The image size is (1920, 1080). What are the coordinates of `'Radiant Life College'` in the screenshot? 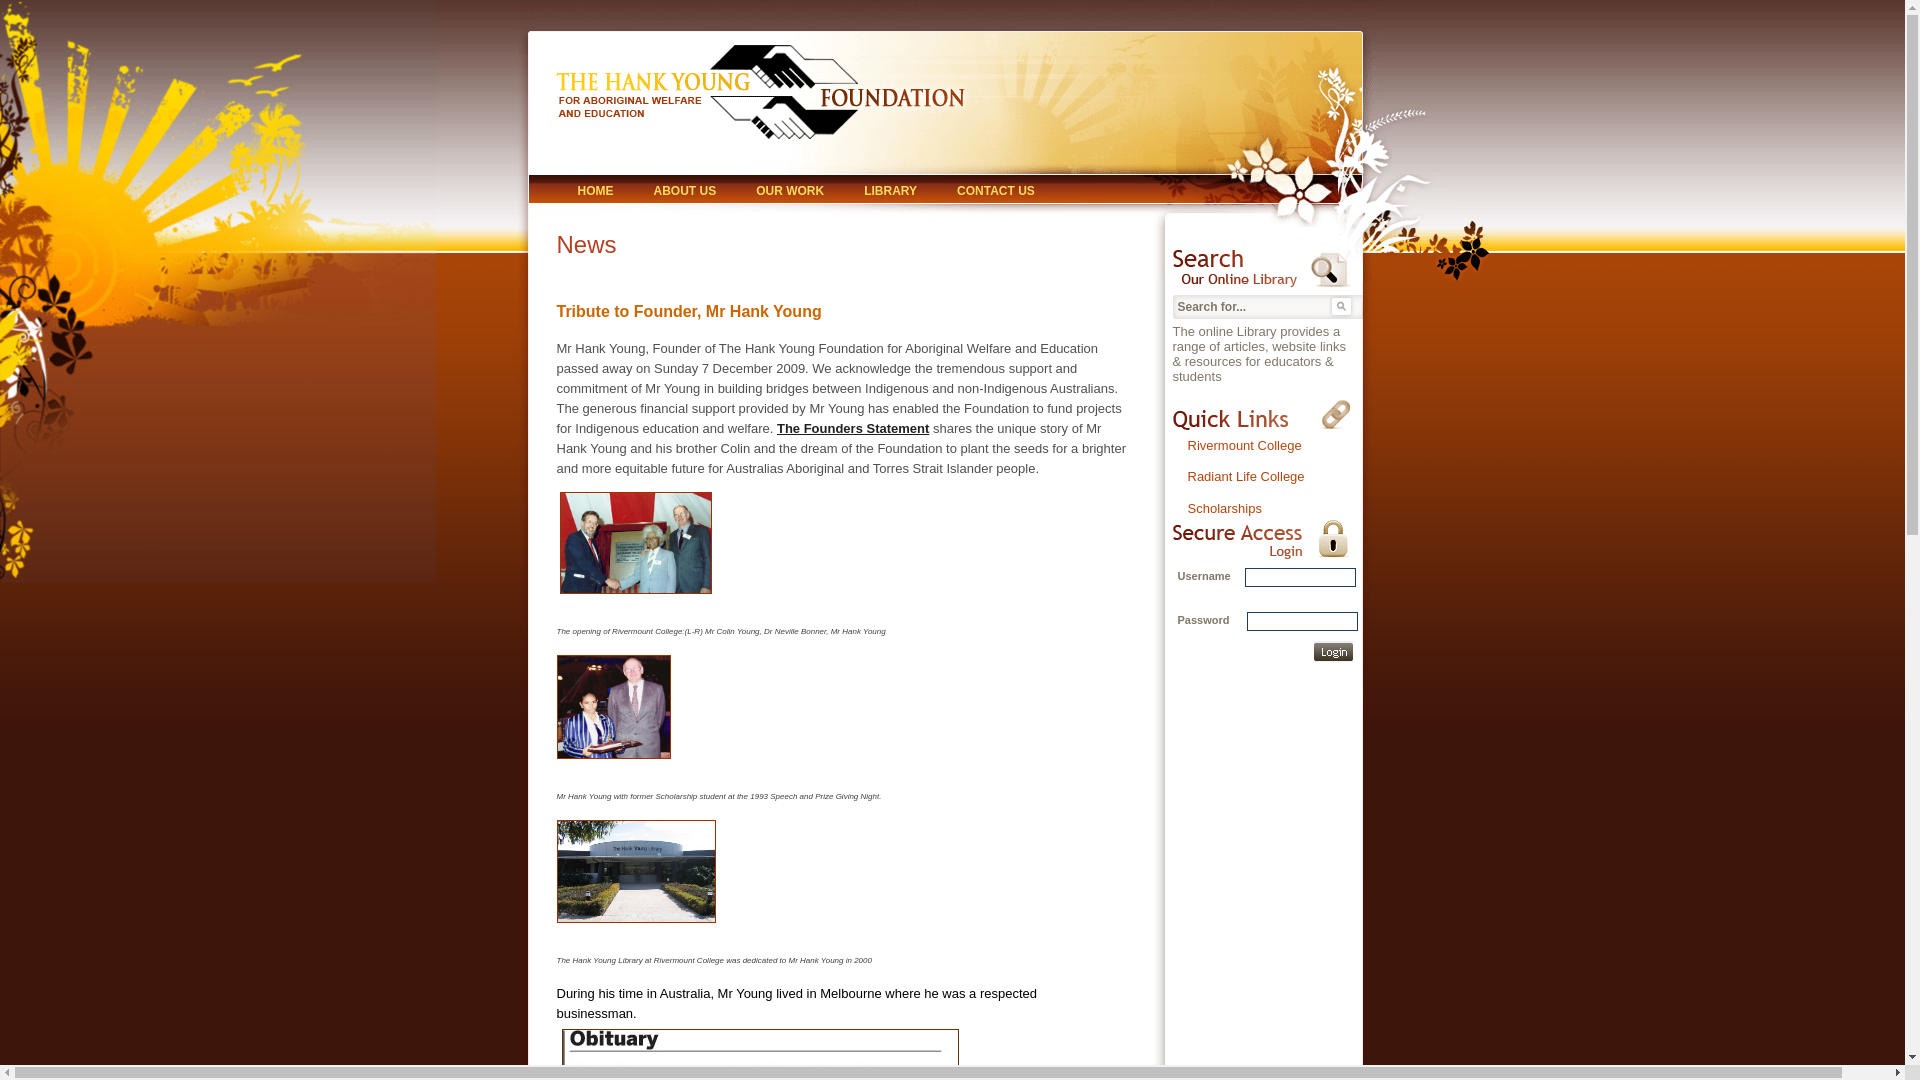 It's located at (1245, 476).